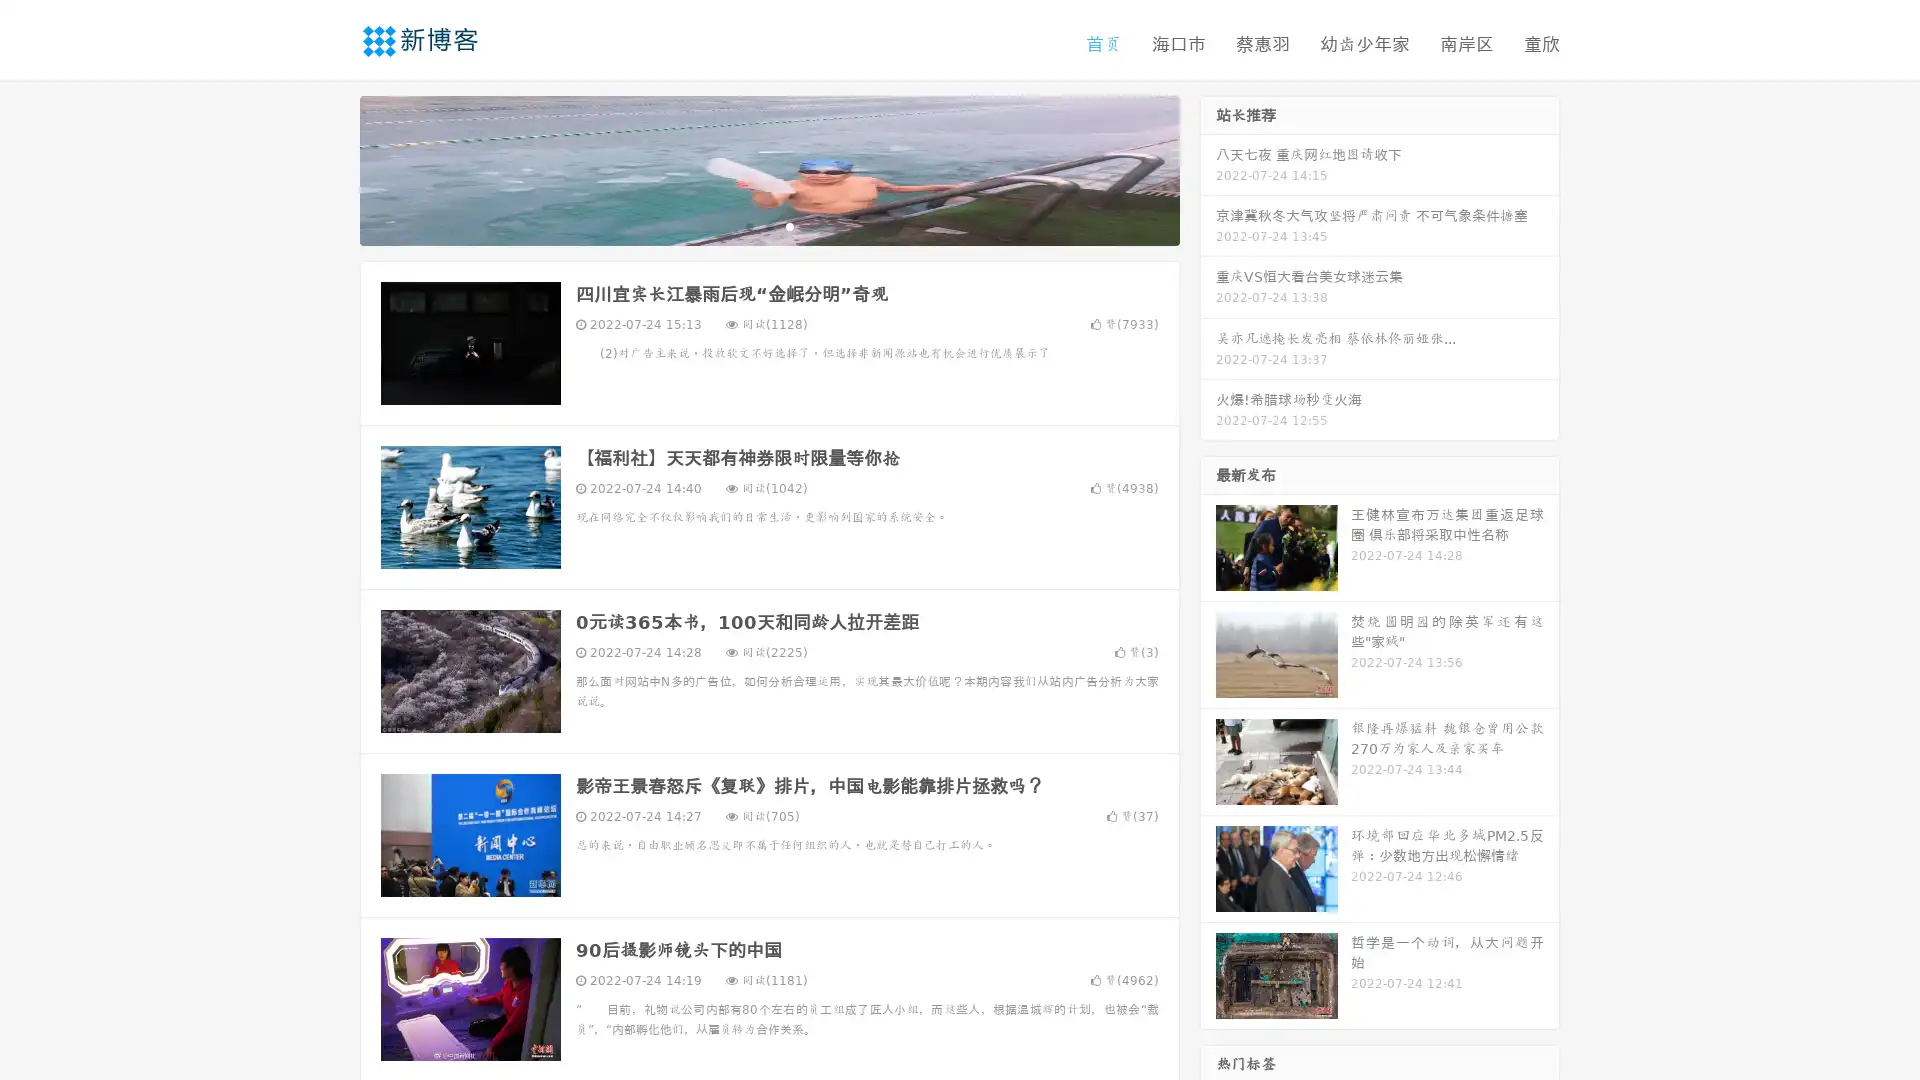 The width and height of the screenshot is (1920, 1080). Describe the element at coordinates (748, 225) in the screenshot. I see `Go to slide 1` at that location.